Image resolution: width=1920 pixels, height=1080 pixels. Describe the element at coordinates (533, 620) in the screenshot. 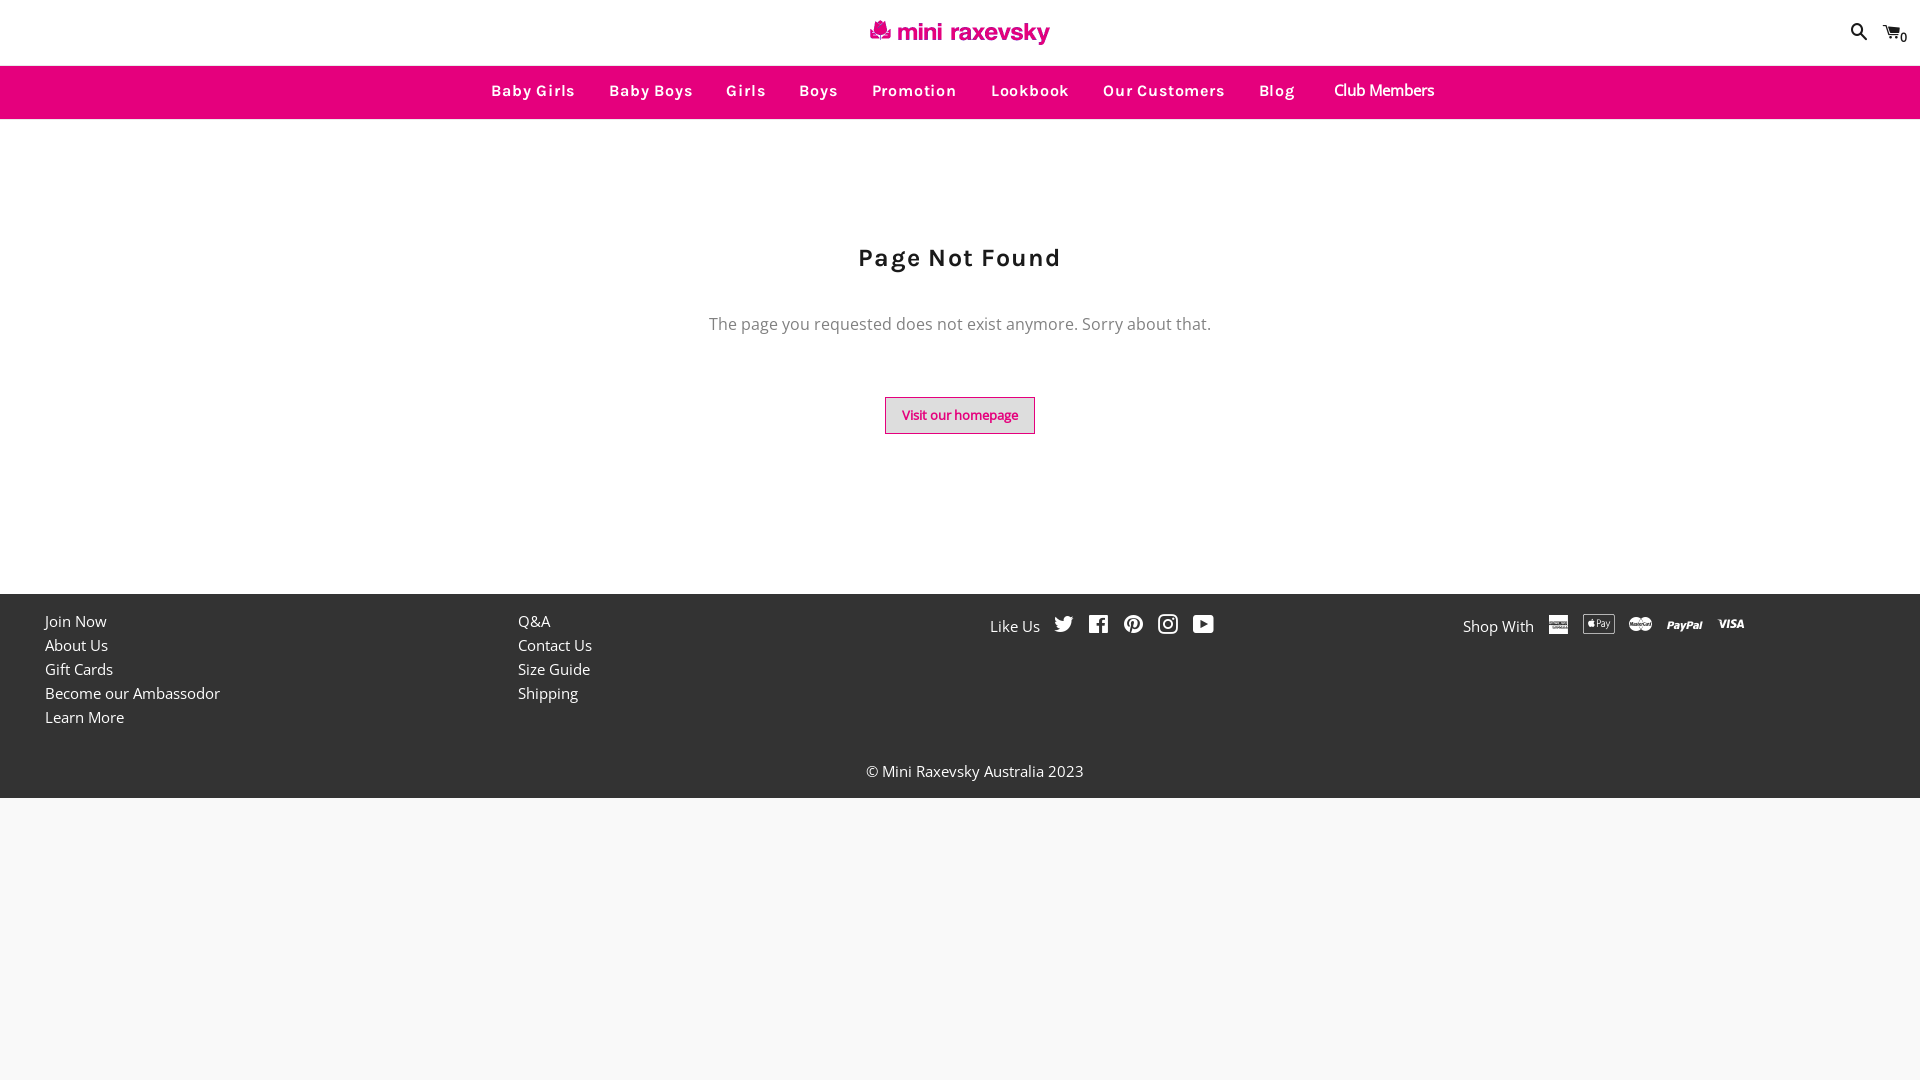

I see `'Q&A'` at that location.